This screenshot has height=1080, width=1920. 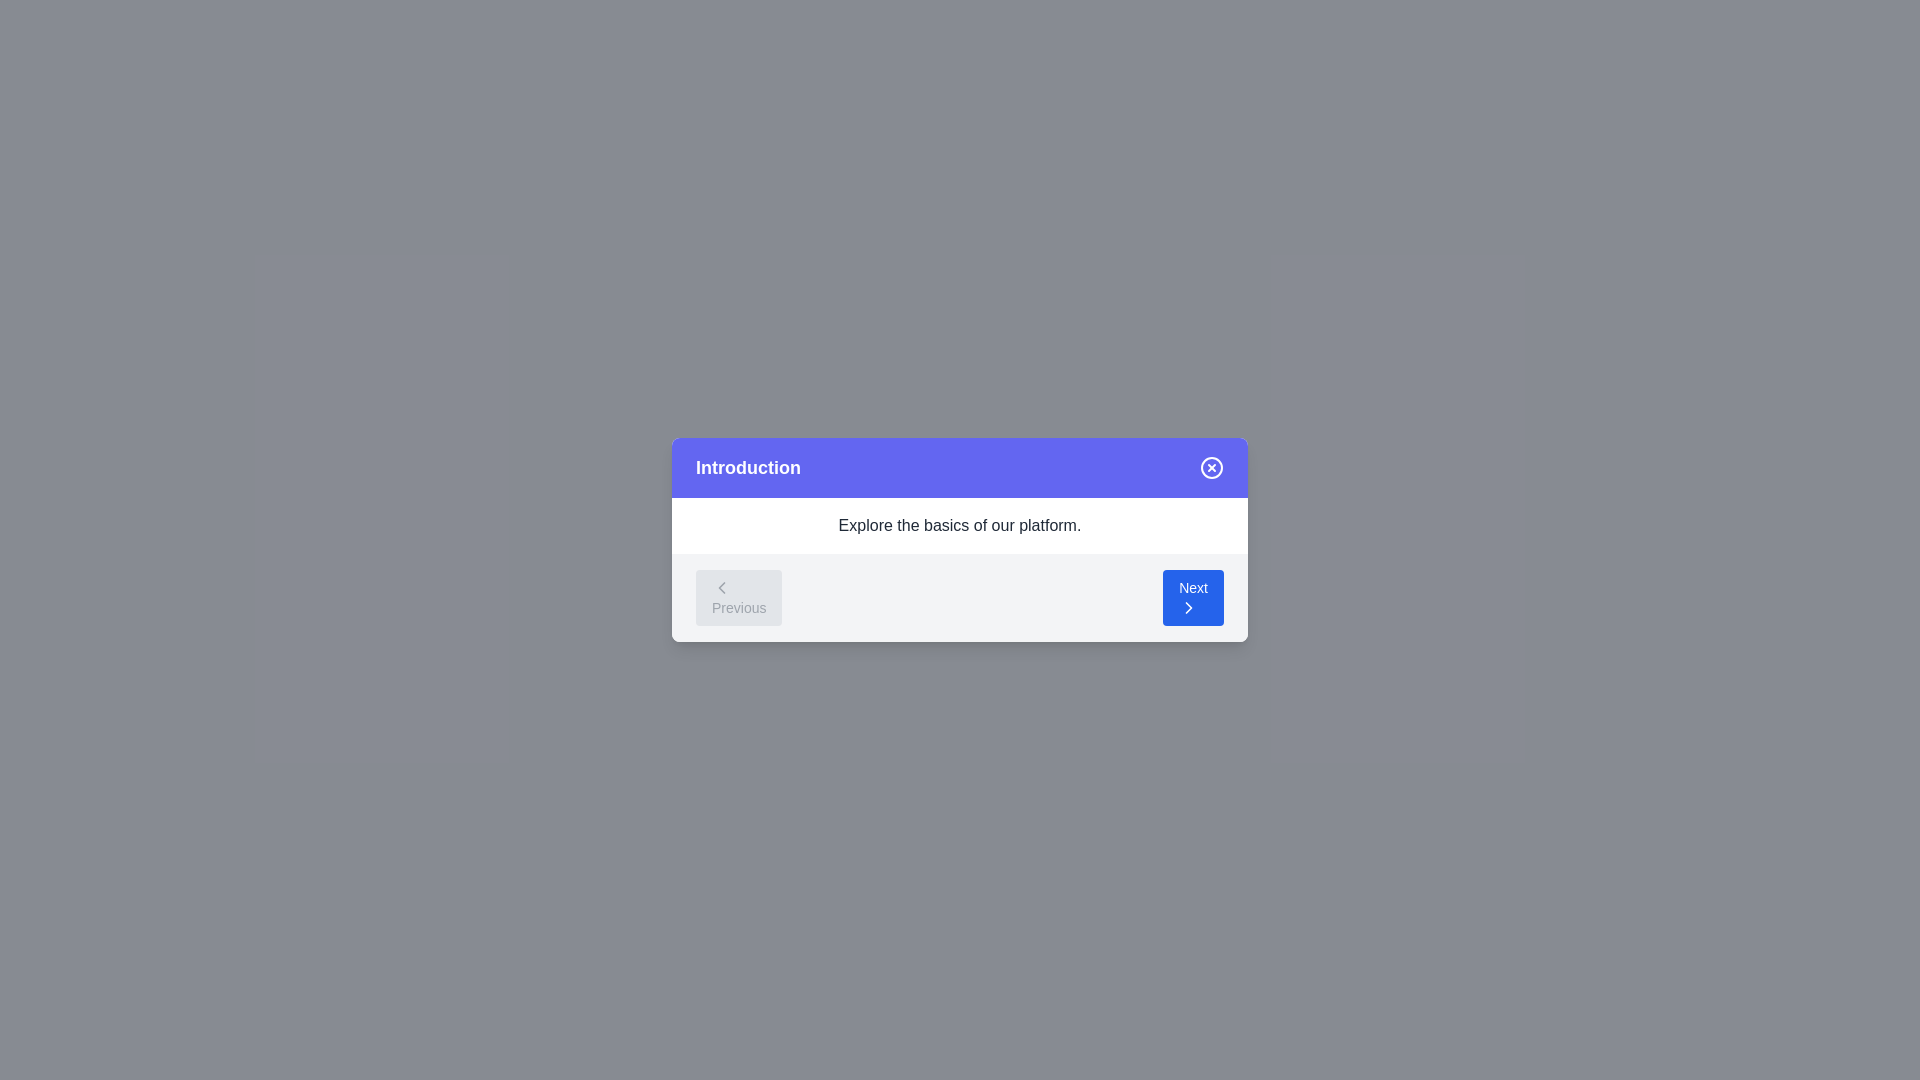 I want to click on static text element providing introductory information, located below the title 'Introduction' in the modal card, so click(x=960, y=524).